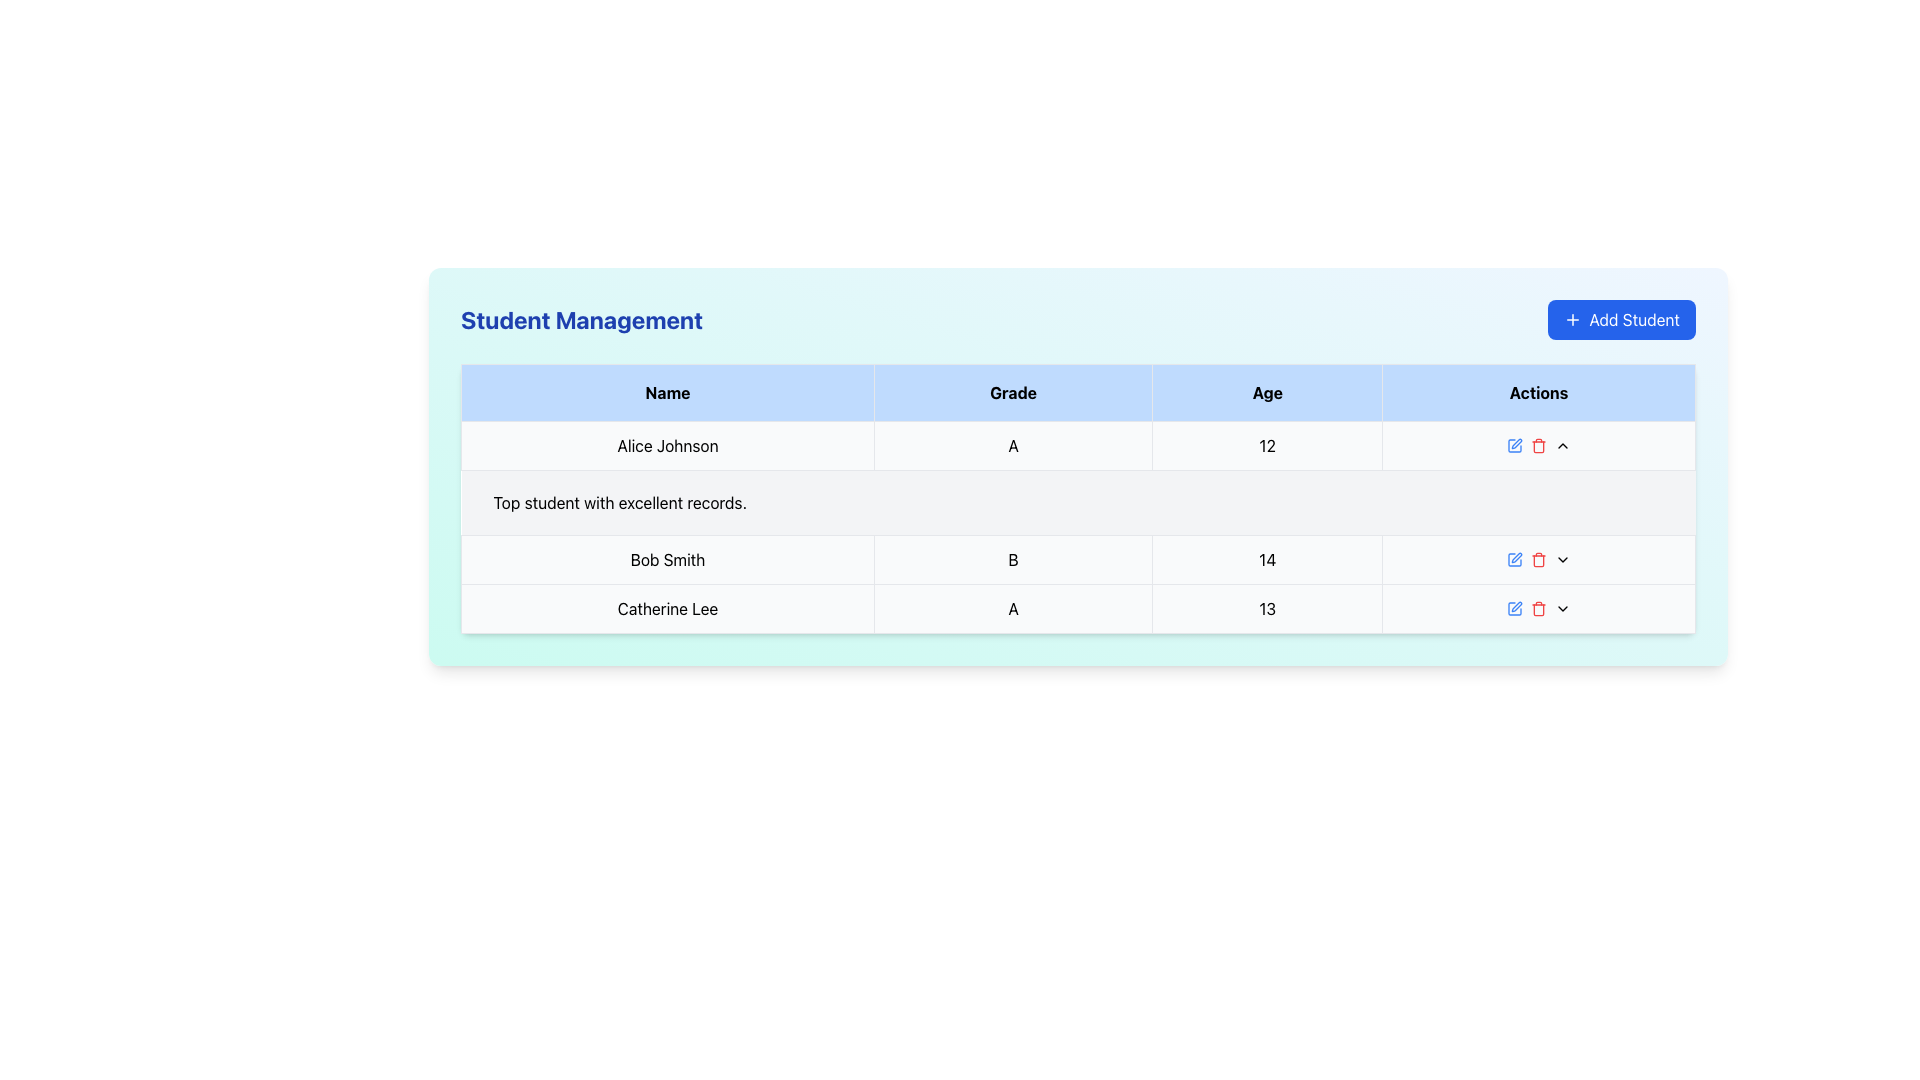 This screenshot has width=1920, height=1080. I want to click on the Text Label displaying the name of an individual, so click(667, 608).